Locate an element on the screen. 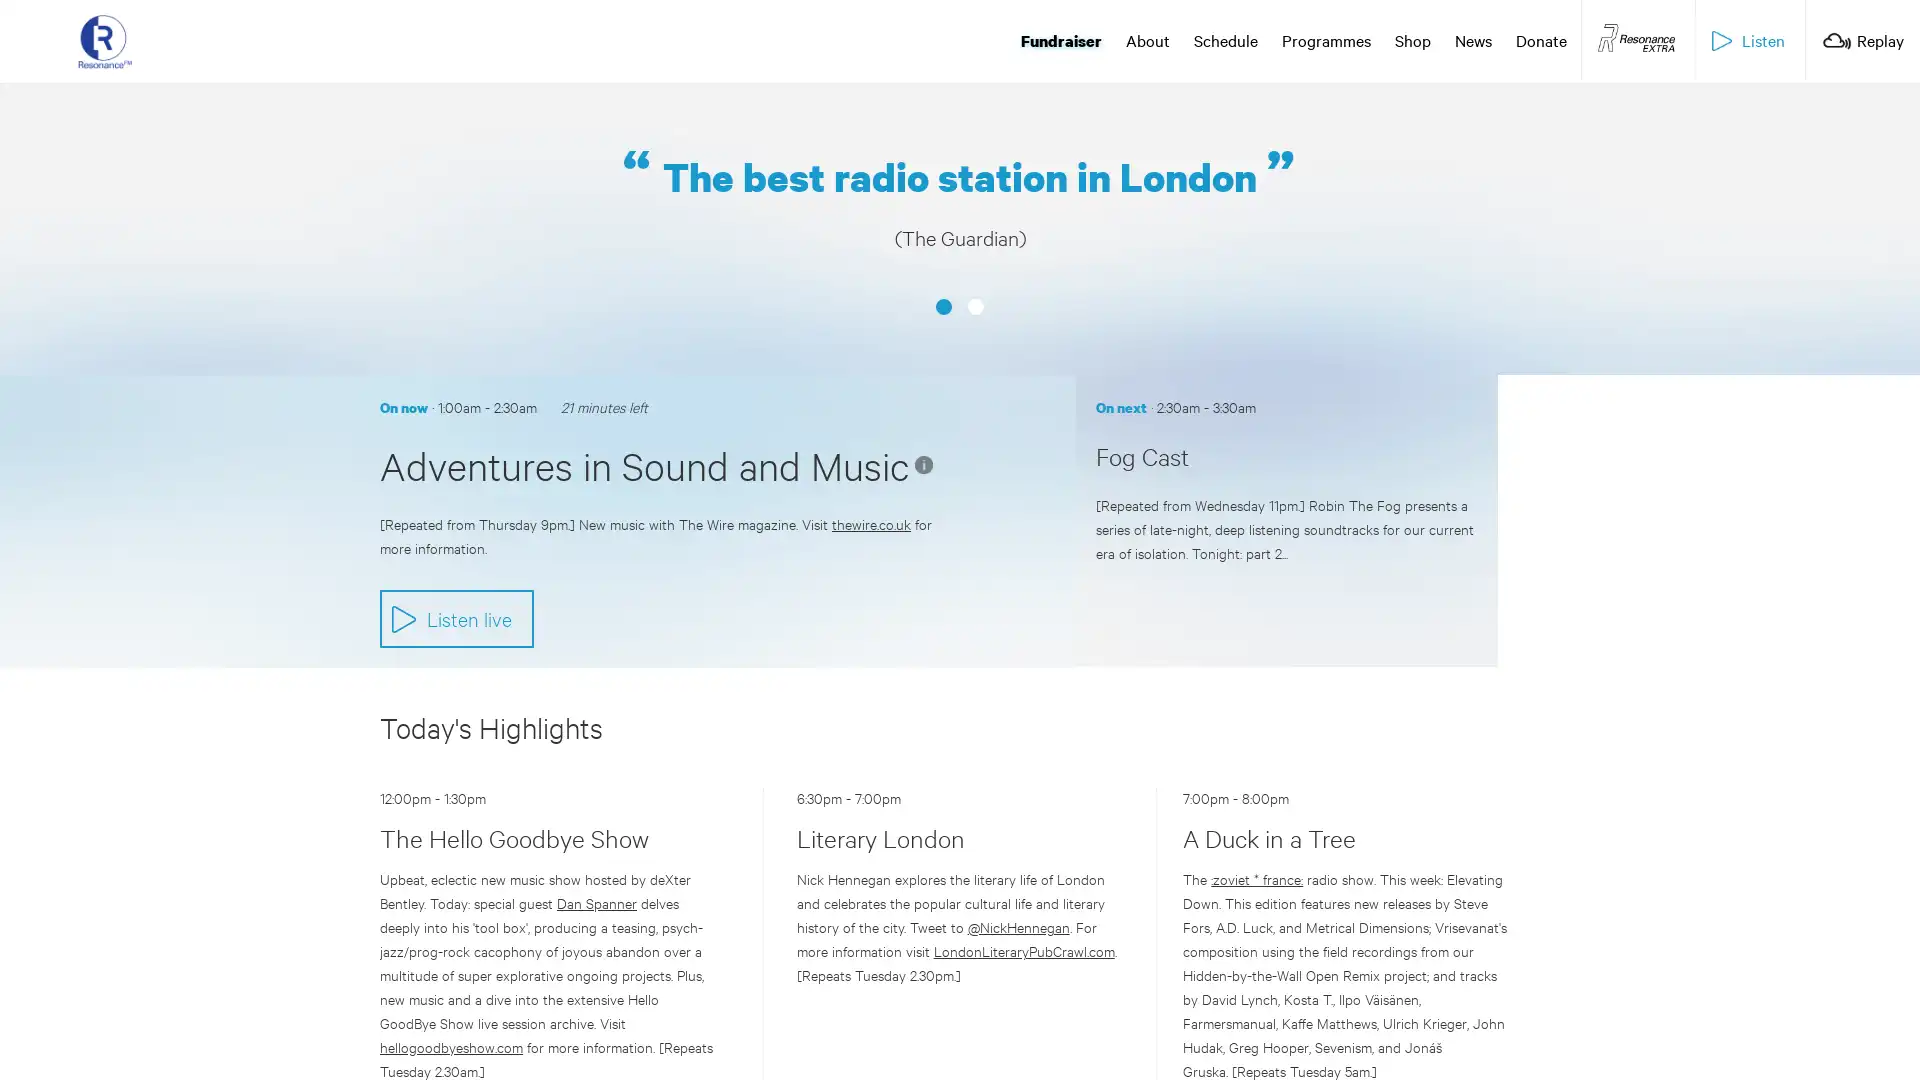  2 is located at coordinates (975, 250).